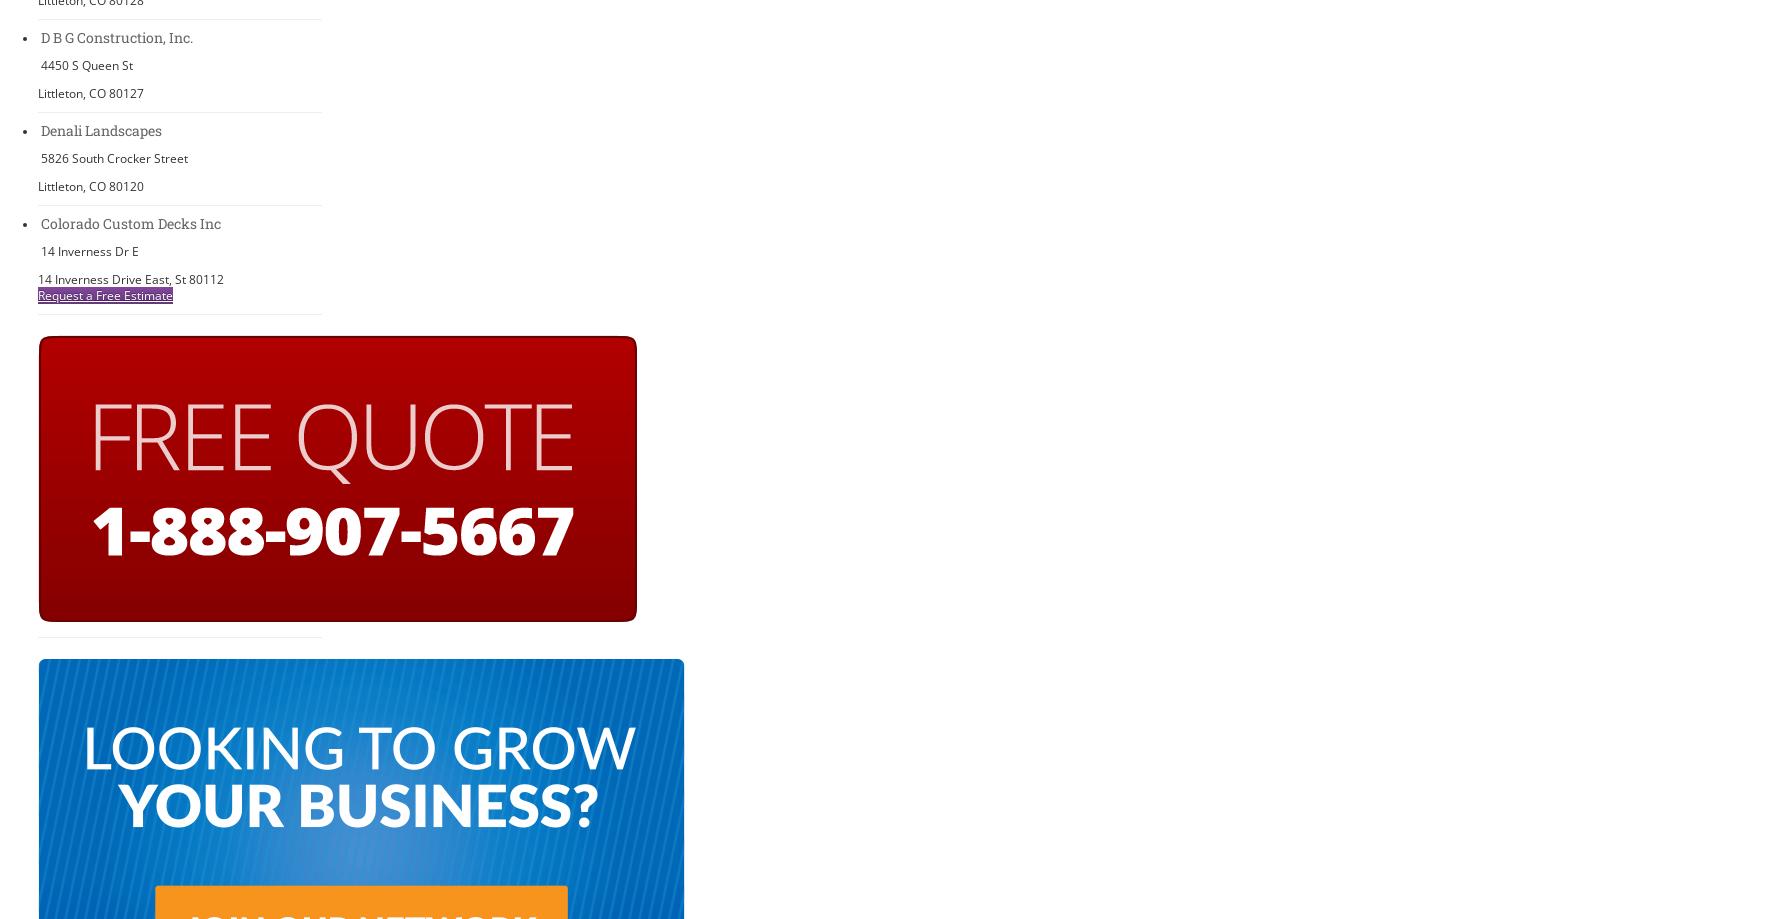 The width and height of the screenshot is (1781, 919). What do you see at coordinates (180, 277) in the screenshot?
I see `'St'` at bounding box center [180, 277].